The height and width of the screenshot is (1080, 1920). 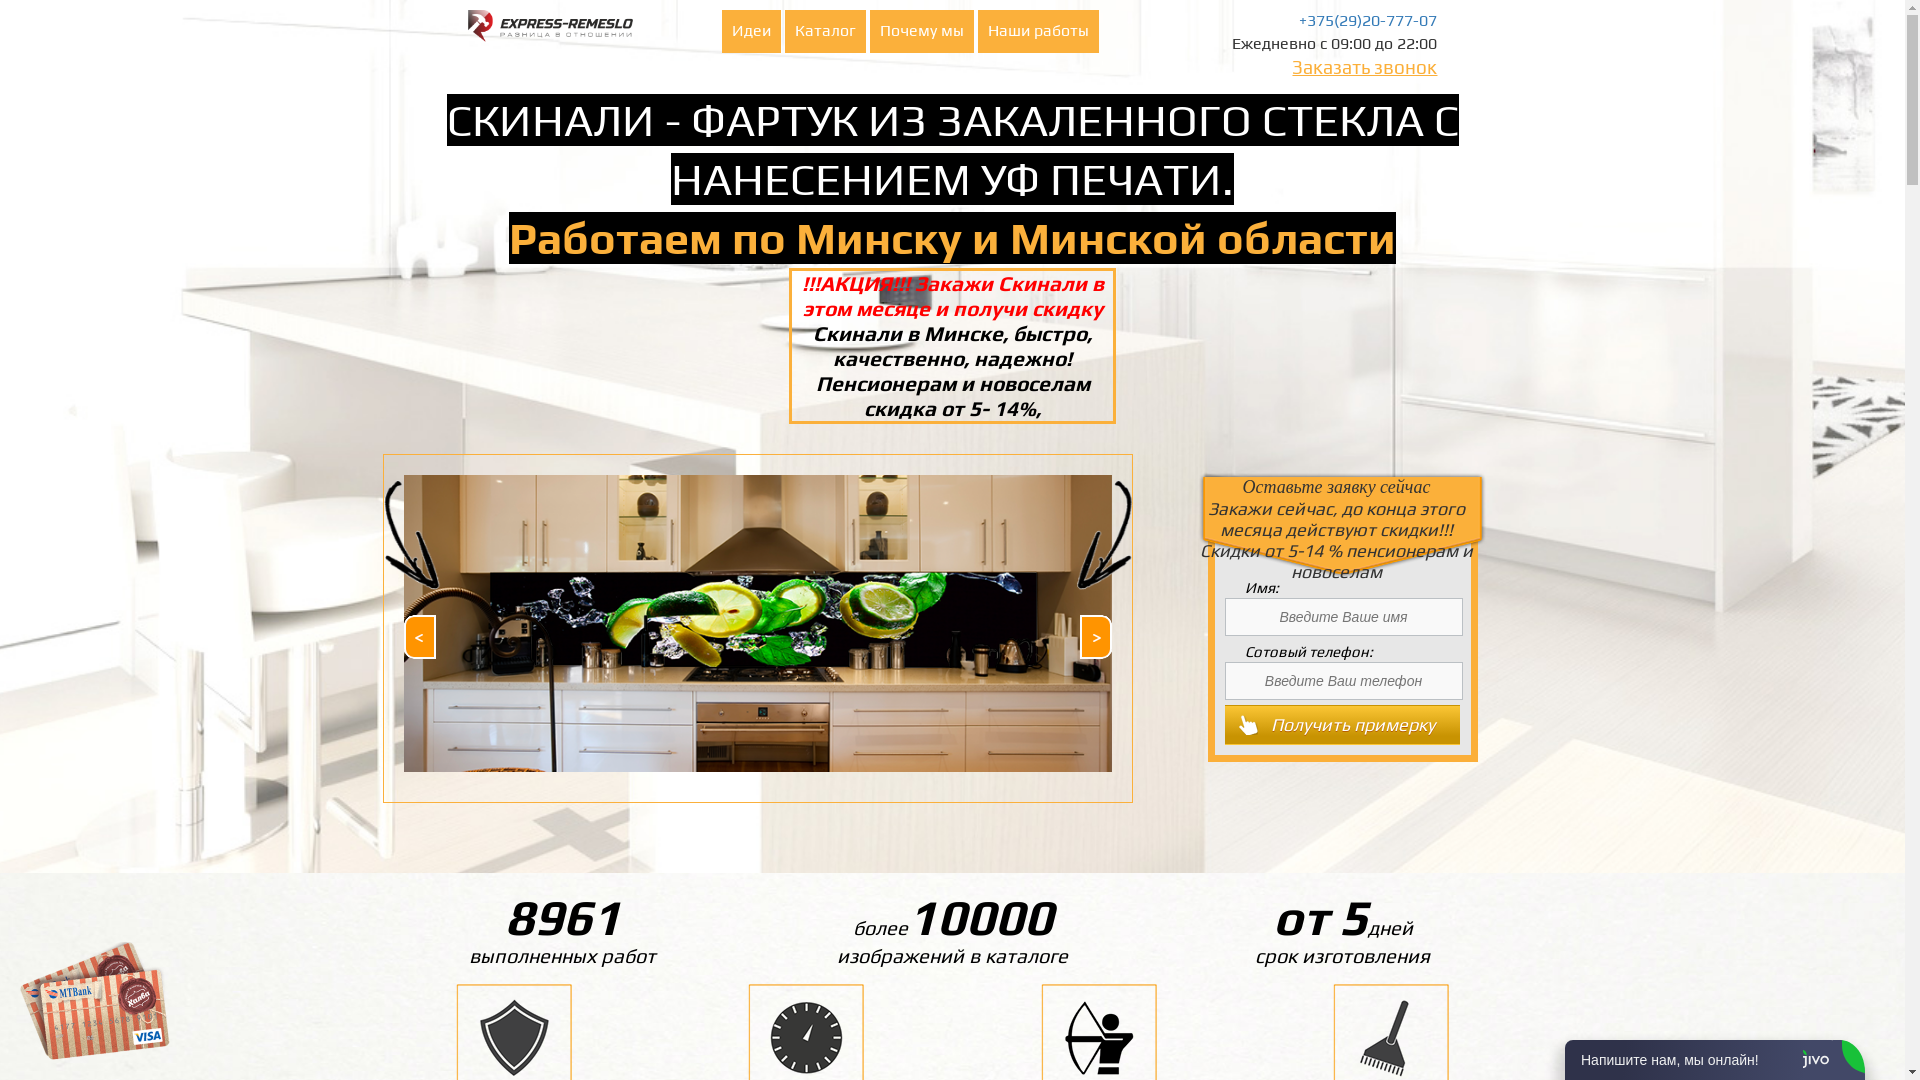 What do you see at coordinates (419, 636) in the screenshot?
I see `'Prev'` at bounding box center [419, 636].